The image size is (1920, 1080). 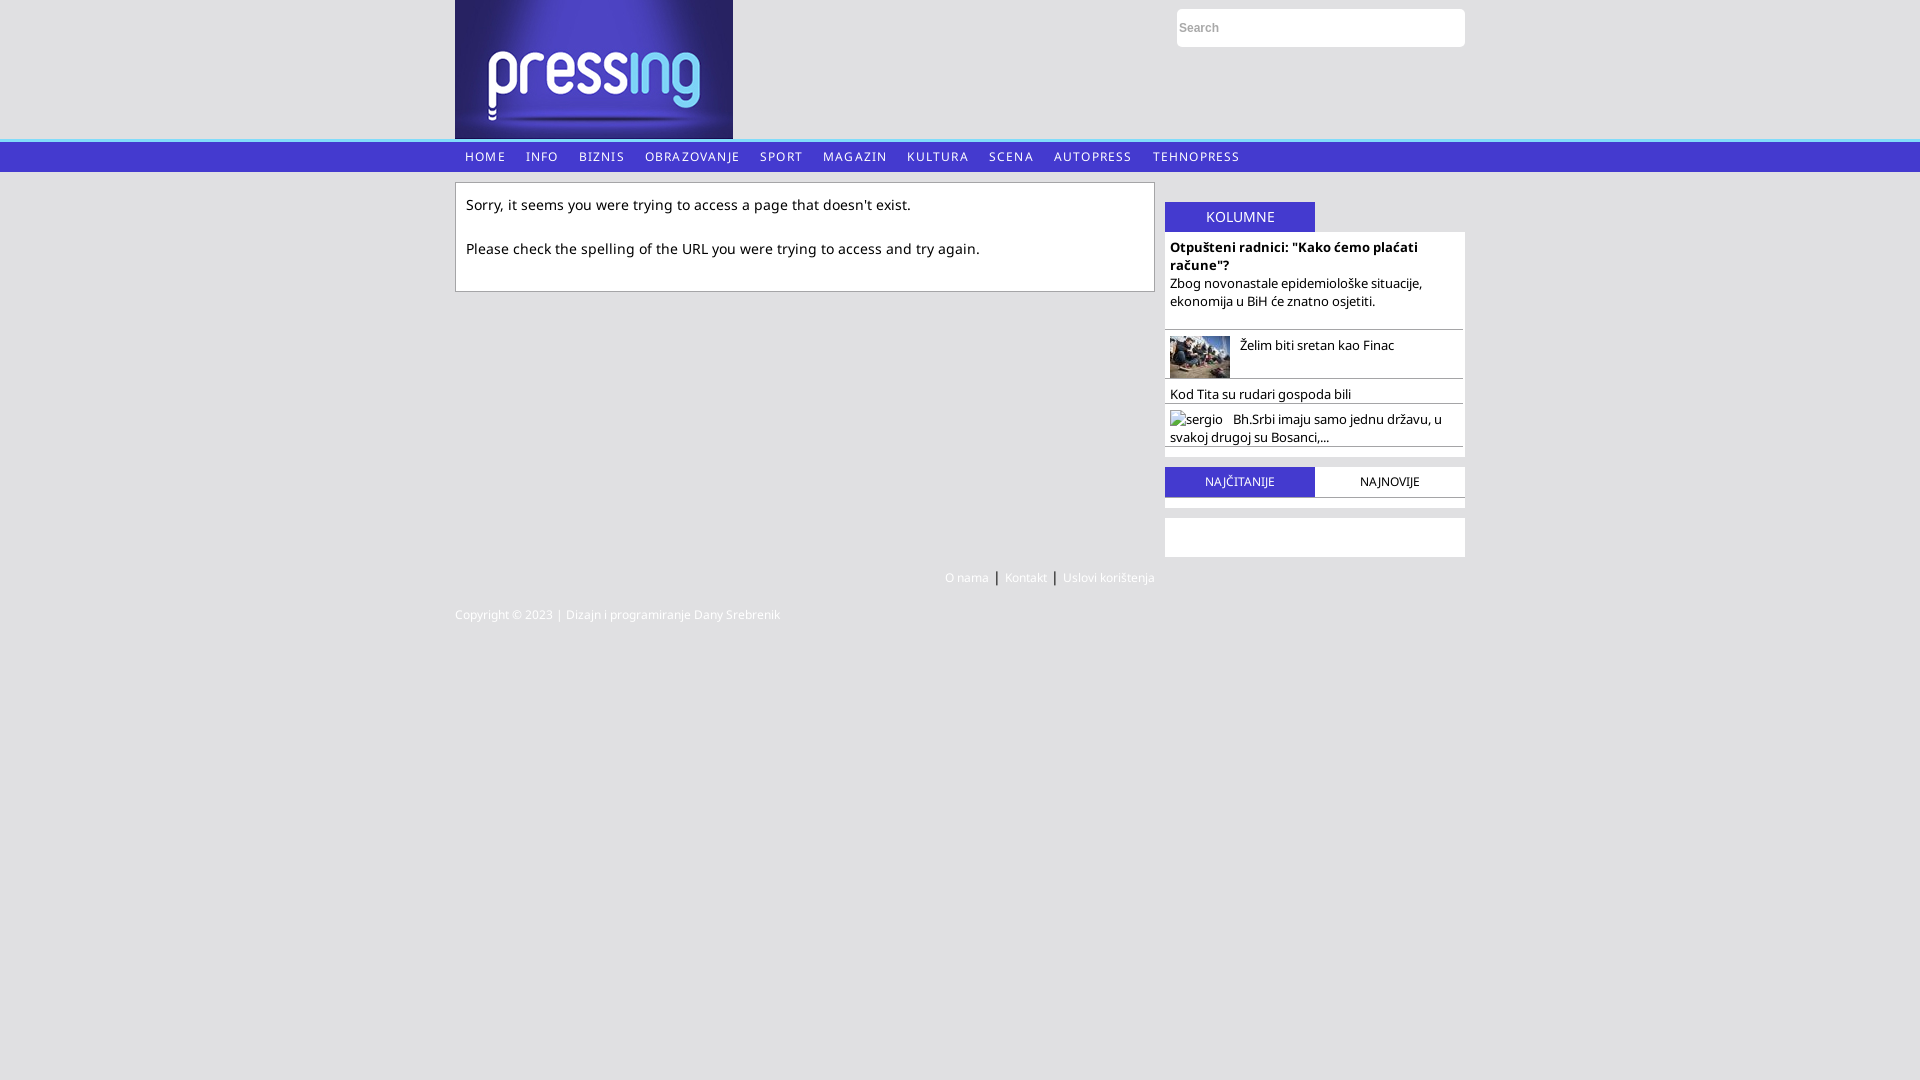 What do you see at coordinates (692, 156) in the screenshot?
I see `'OBRAZOVANJE'` at bounding box center [692, 156].